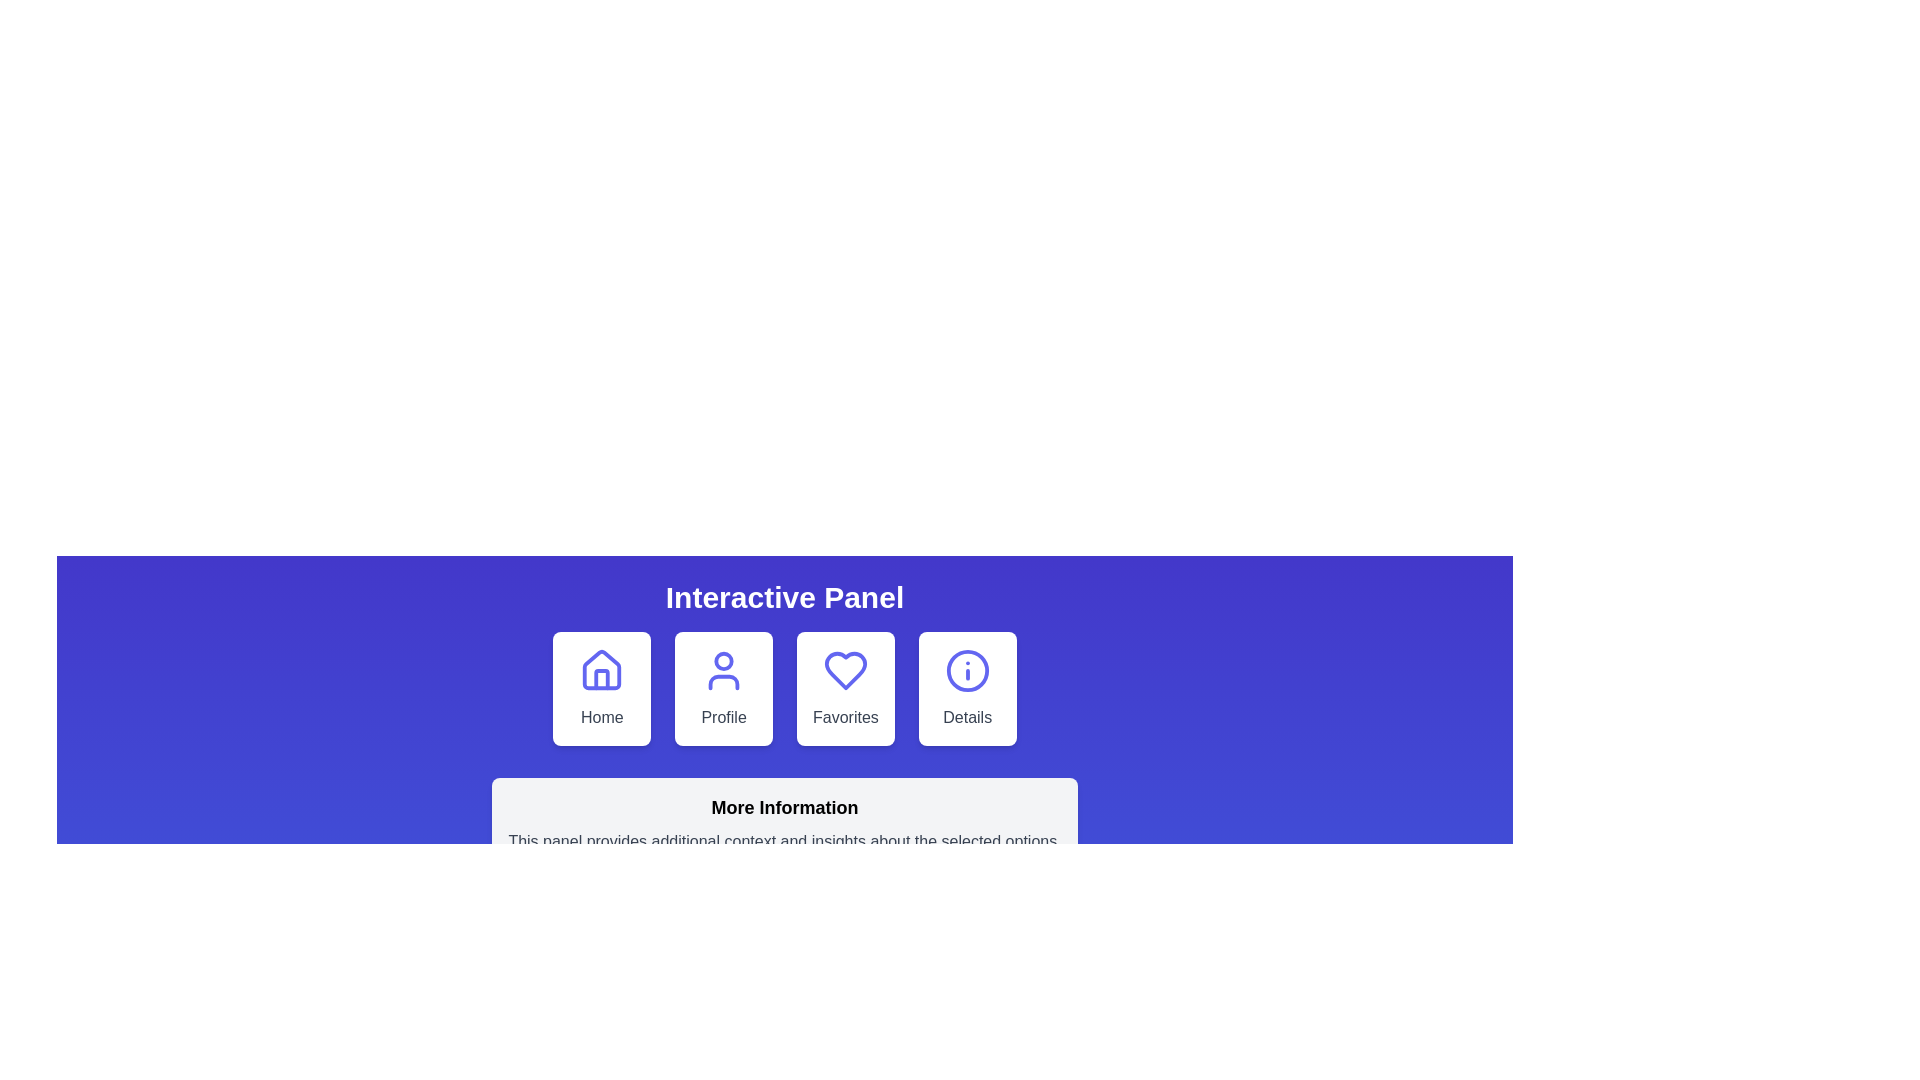  I want to click on the 'Profile' text label located at the bottom section of the second card in a horizontal row, which indicates a profile-related function, so click(723, 716).